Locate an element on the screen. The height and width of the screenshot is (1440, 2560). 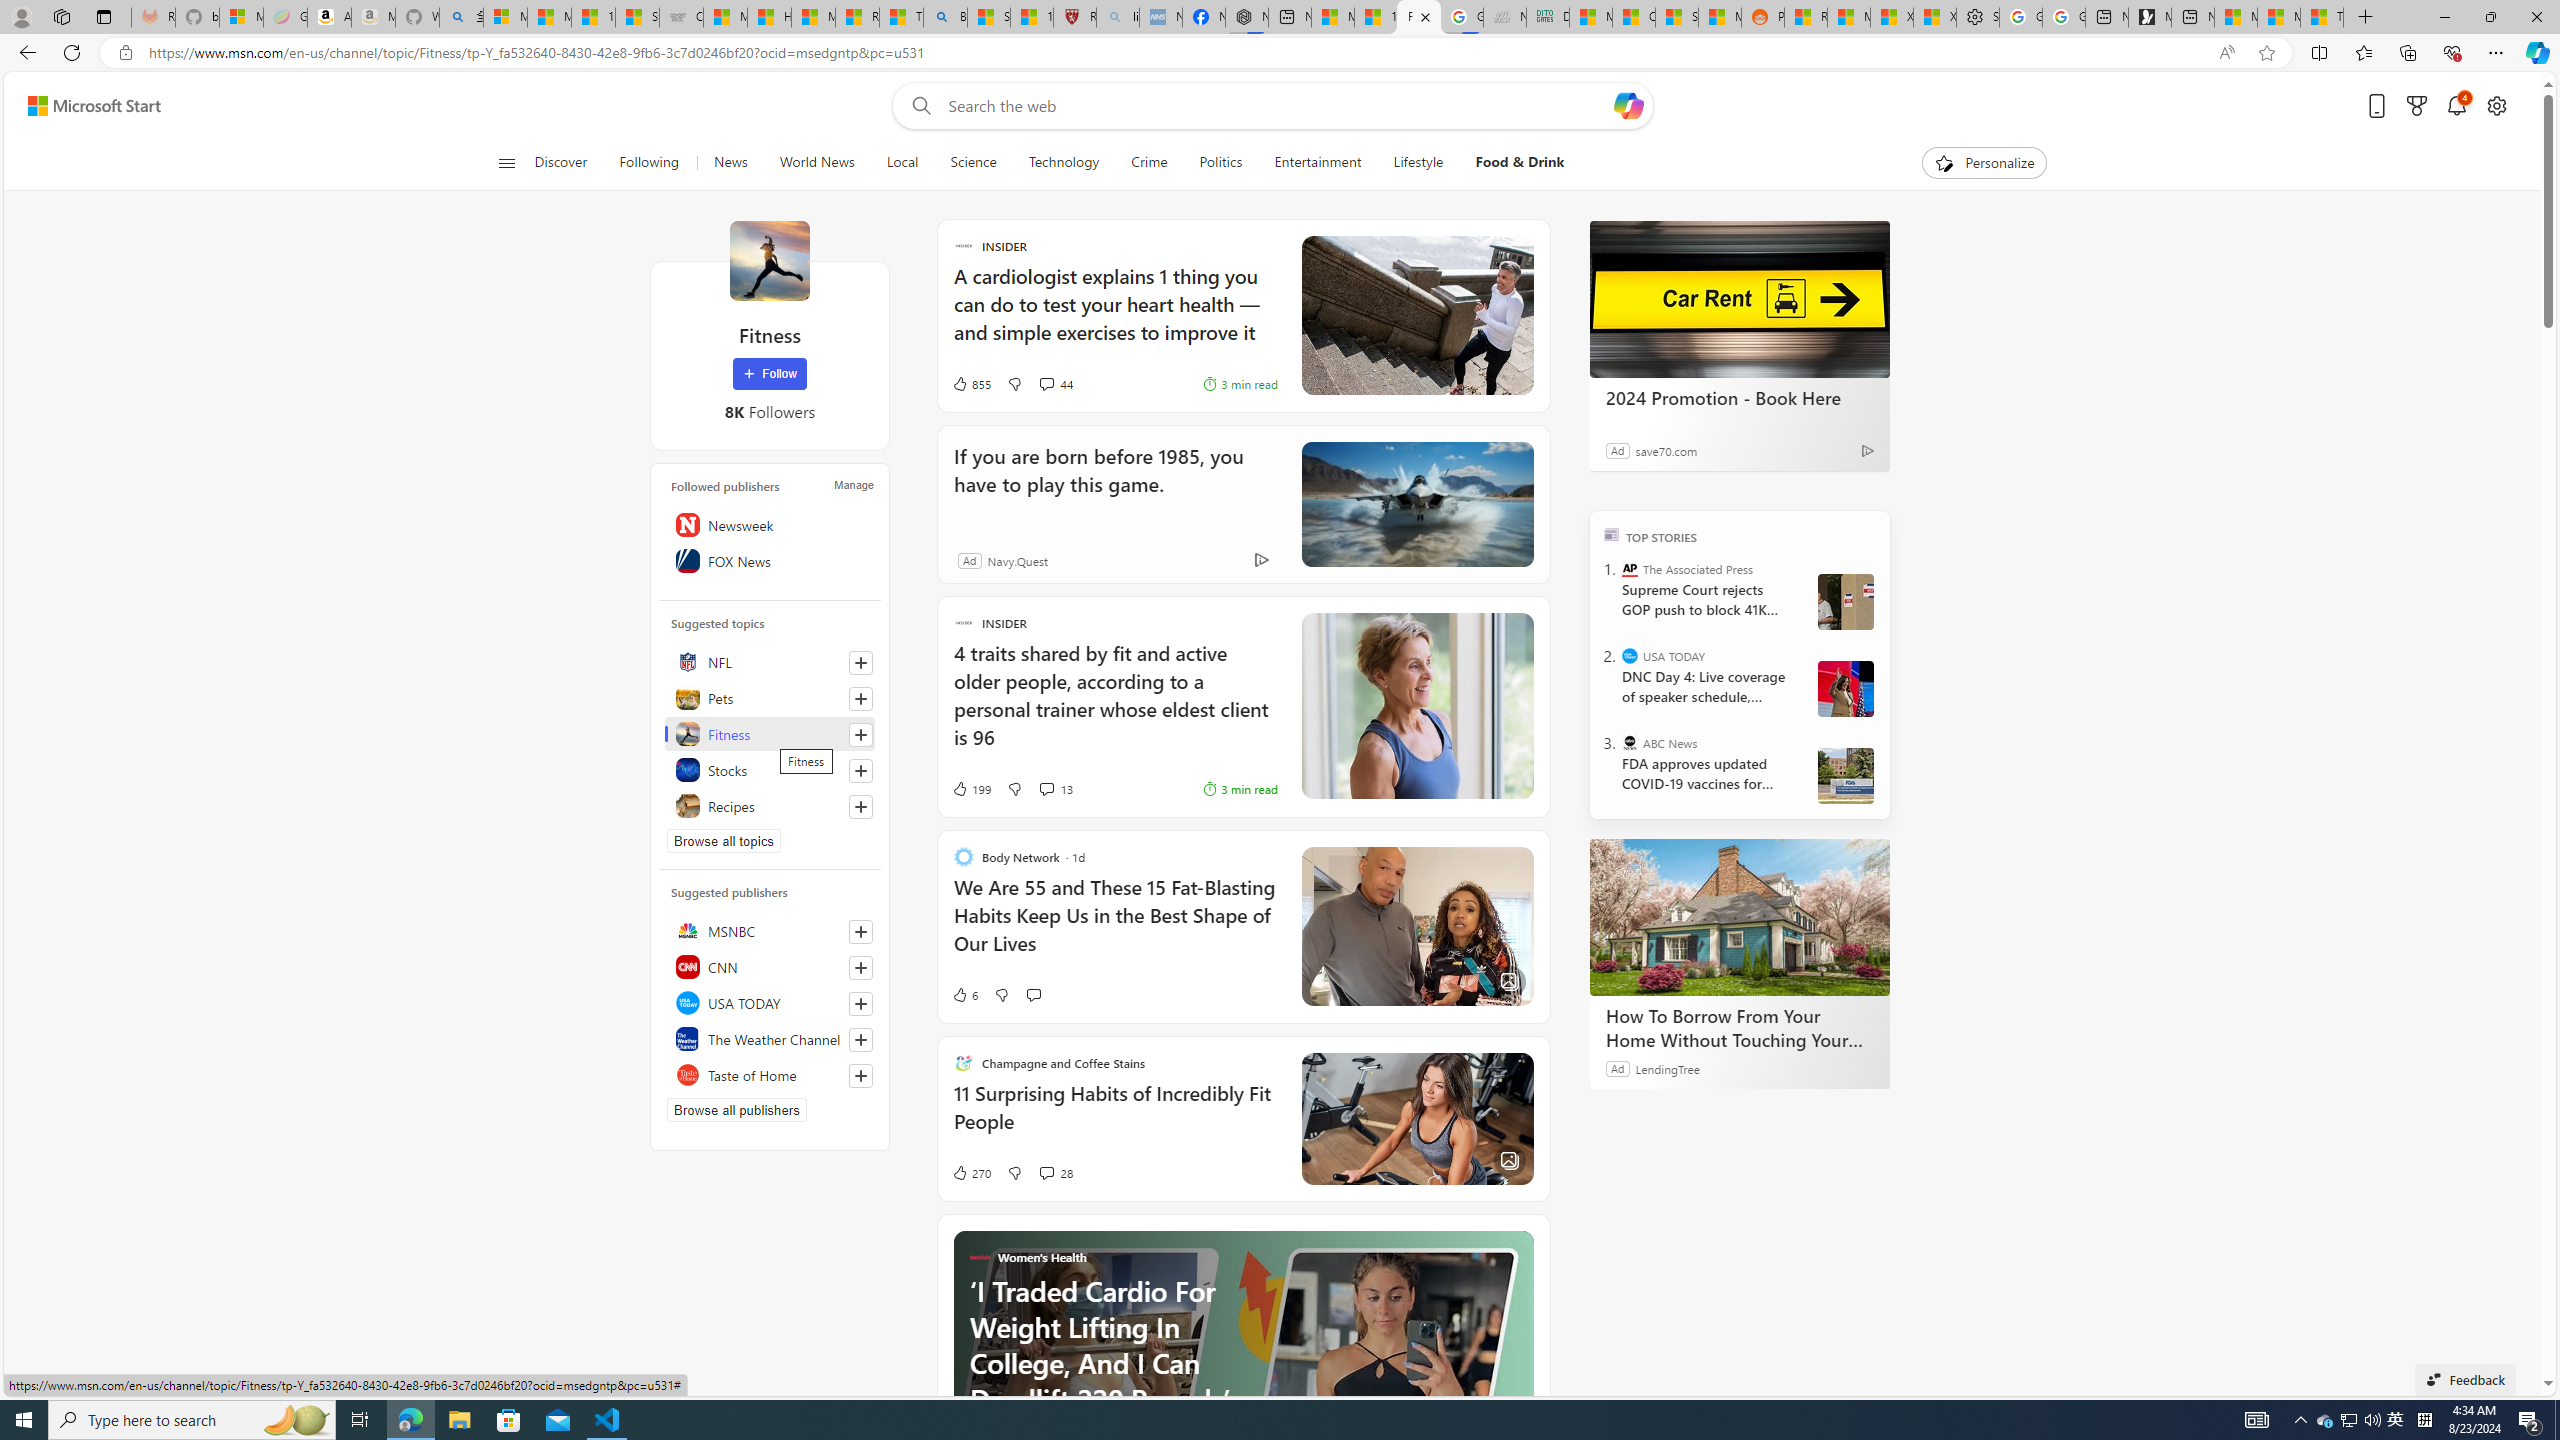
'Skip to footer' is located at coordinates (81, 104).